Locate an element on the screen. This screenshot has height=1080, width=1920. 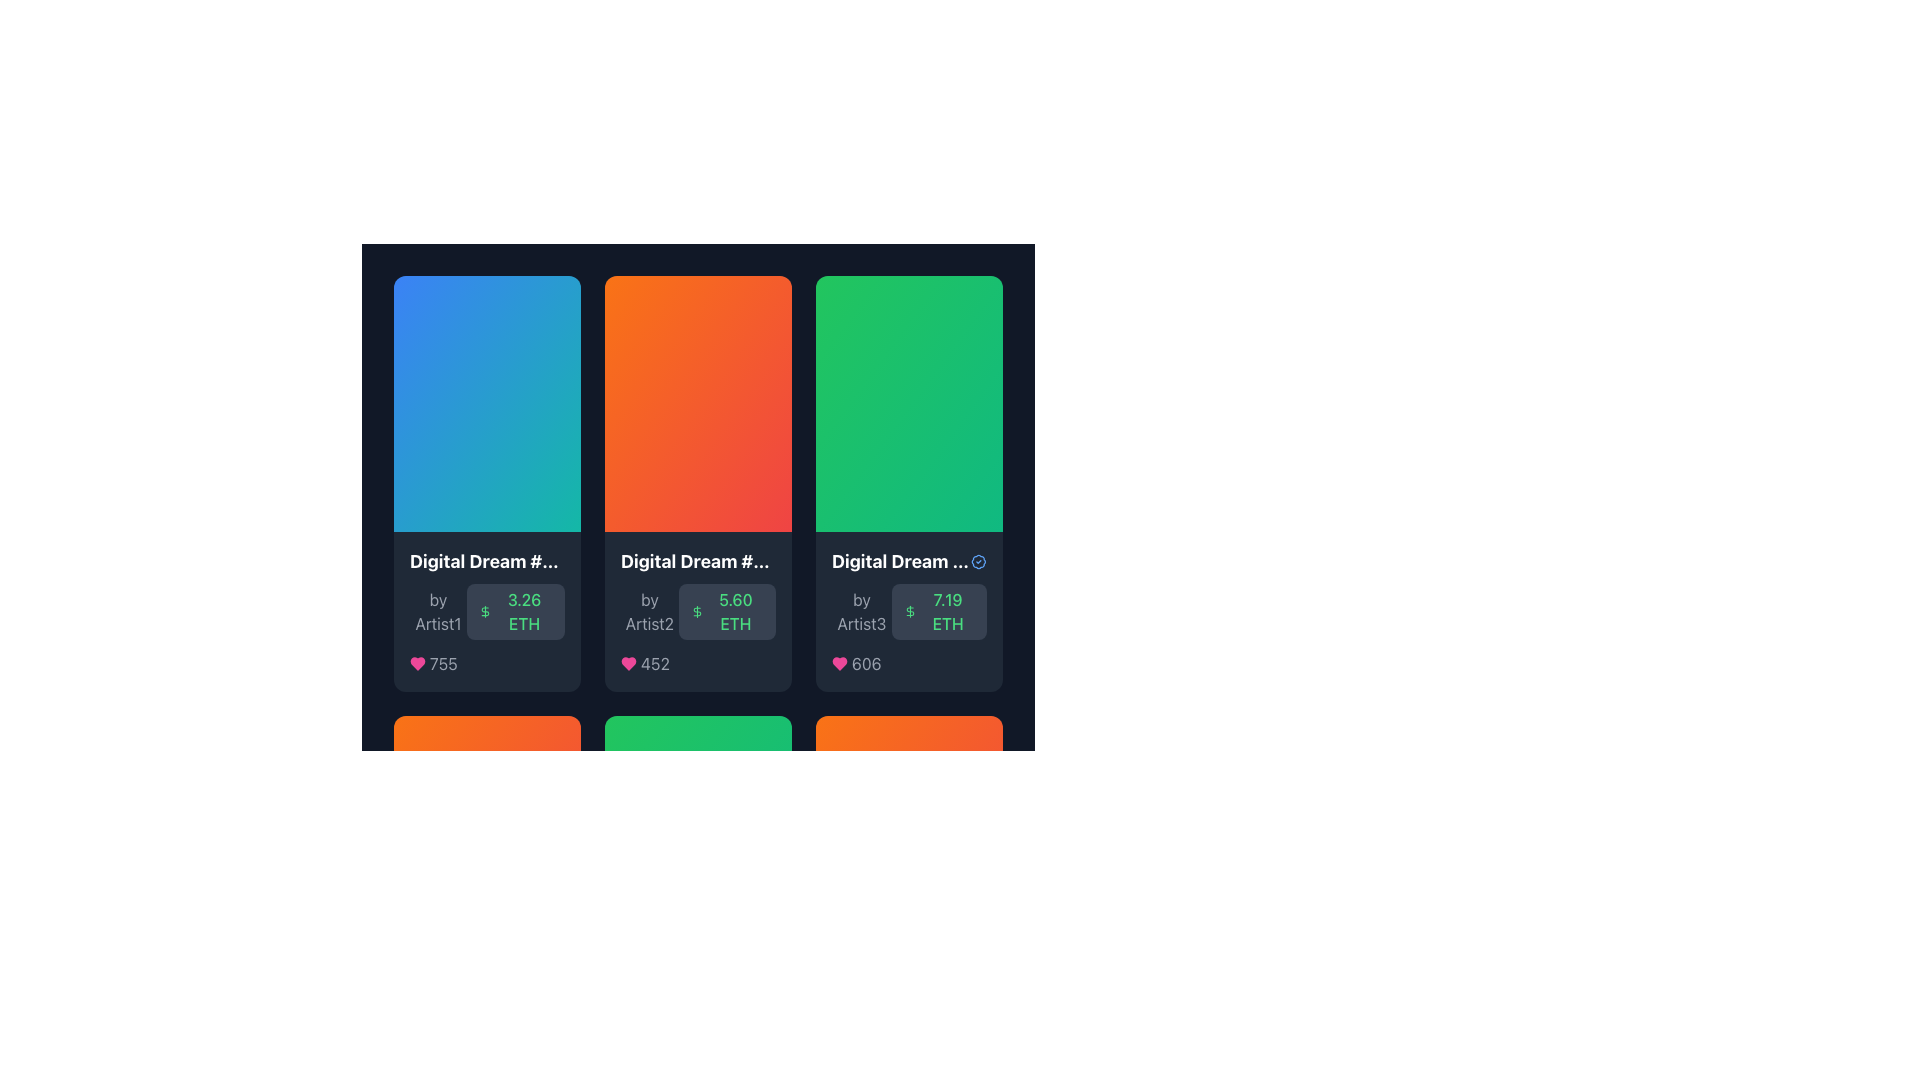
displayed text of the text label that shows 'by Artist2', which is styled with a gray font and positioned within a card-like layout is located at coordinates (649, 611).